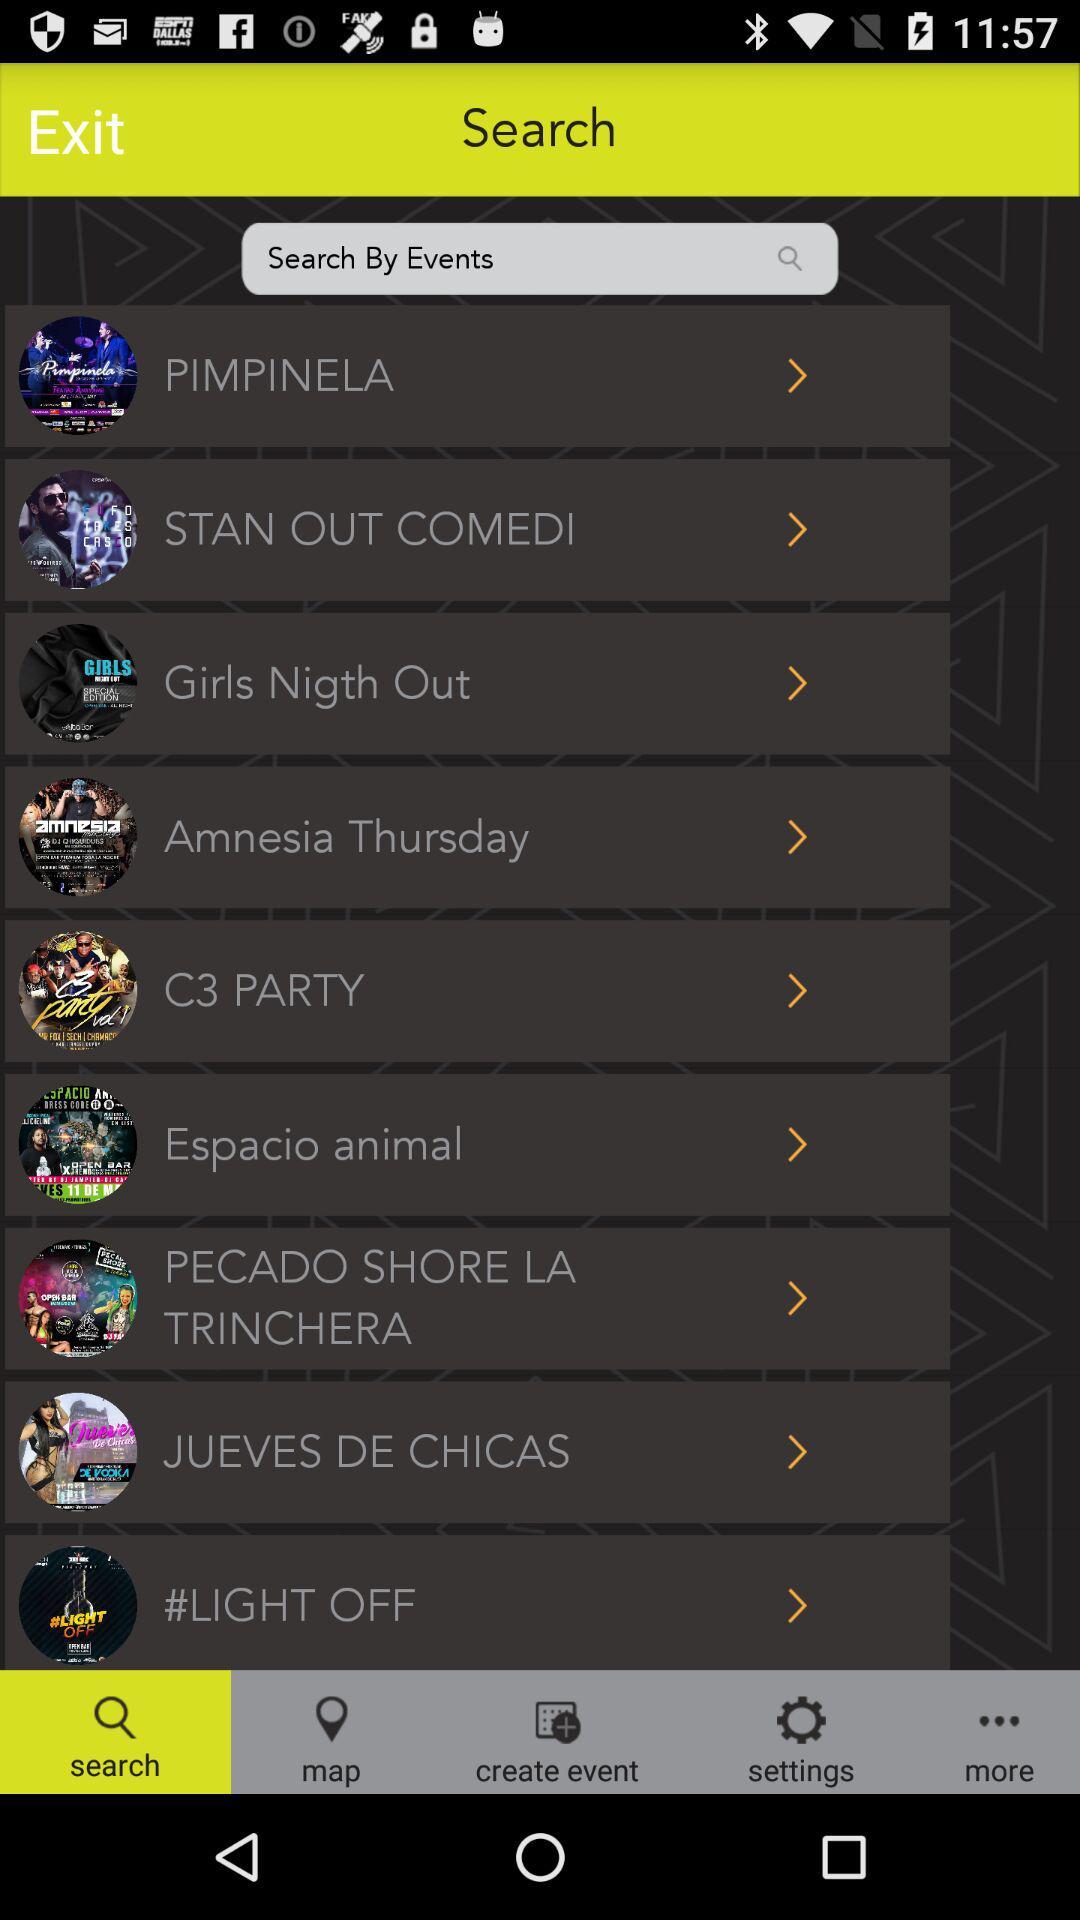 This screenshot has height=1920, width=1080. Describe the element at coordinates (540, 257) in the screenshot. I see `search upcoming events` at that location.